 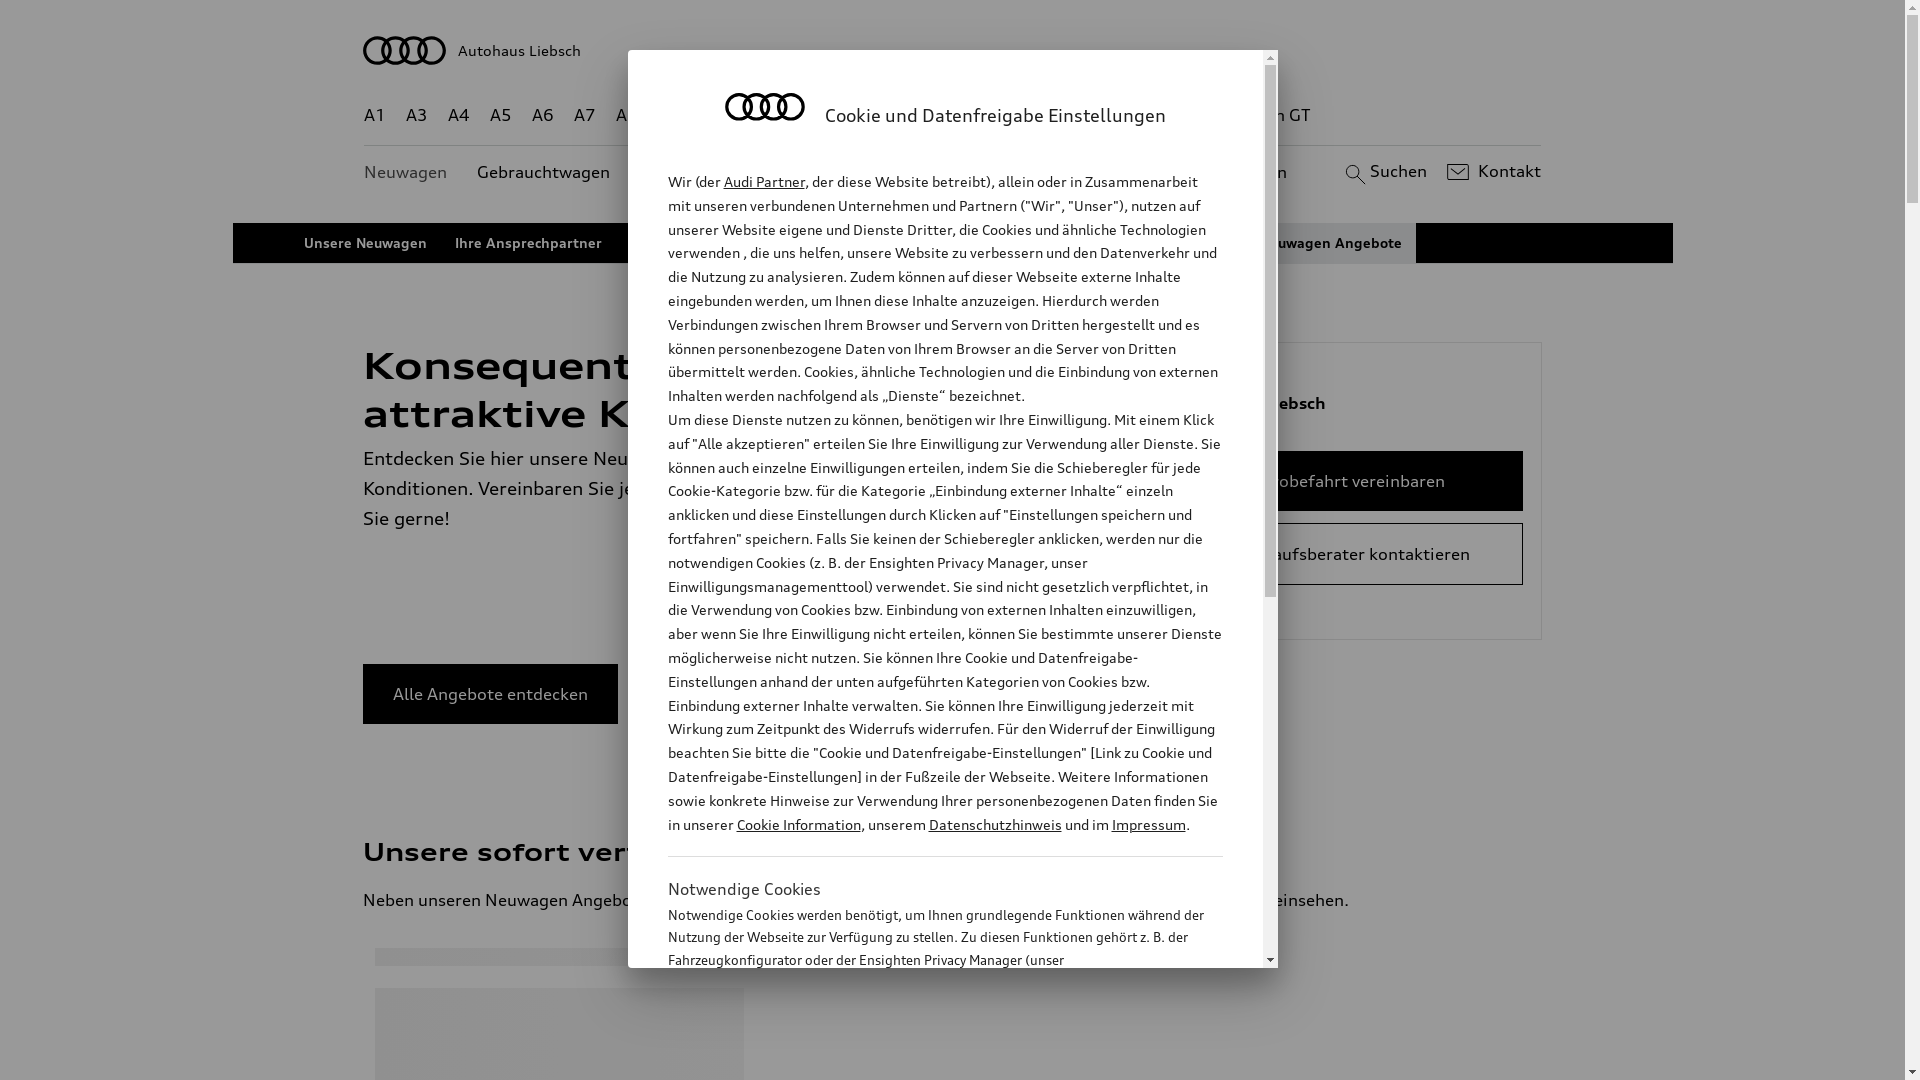 I want to click on 'A8', so click(x=614, y=115).